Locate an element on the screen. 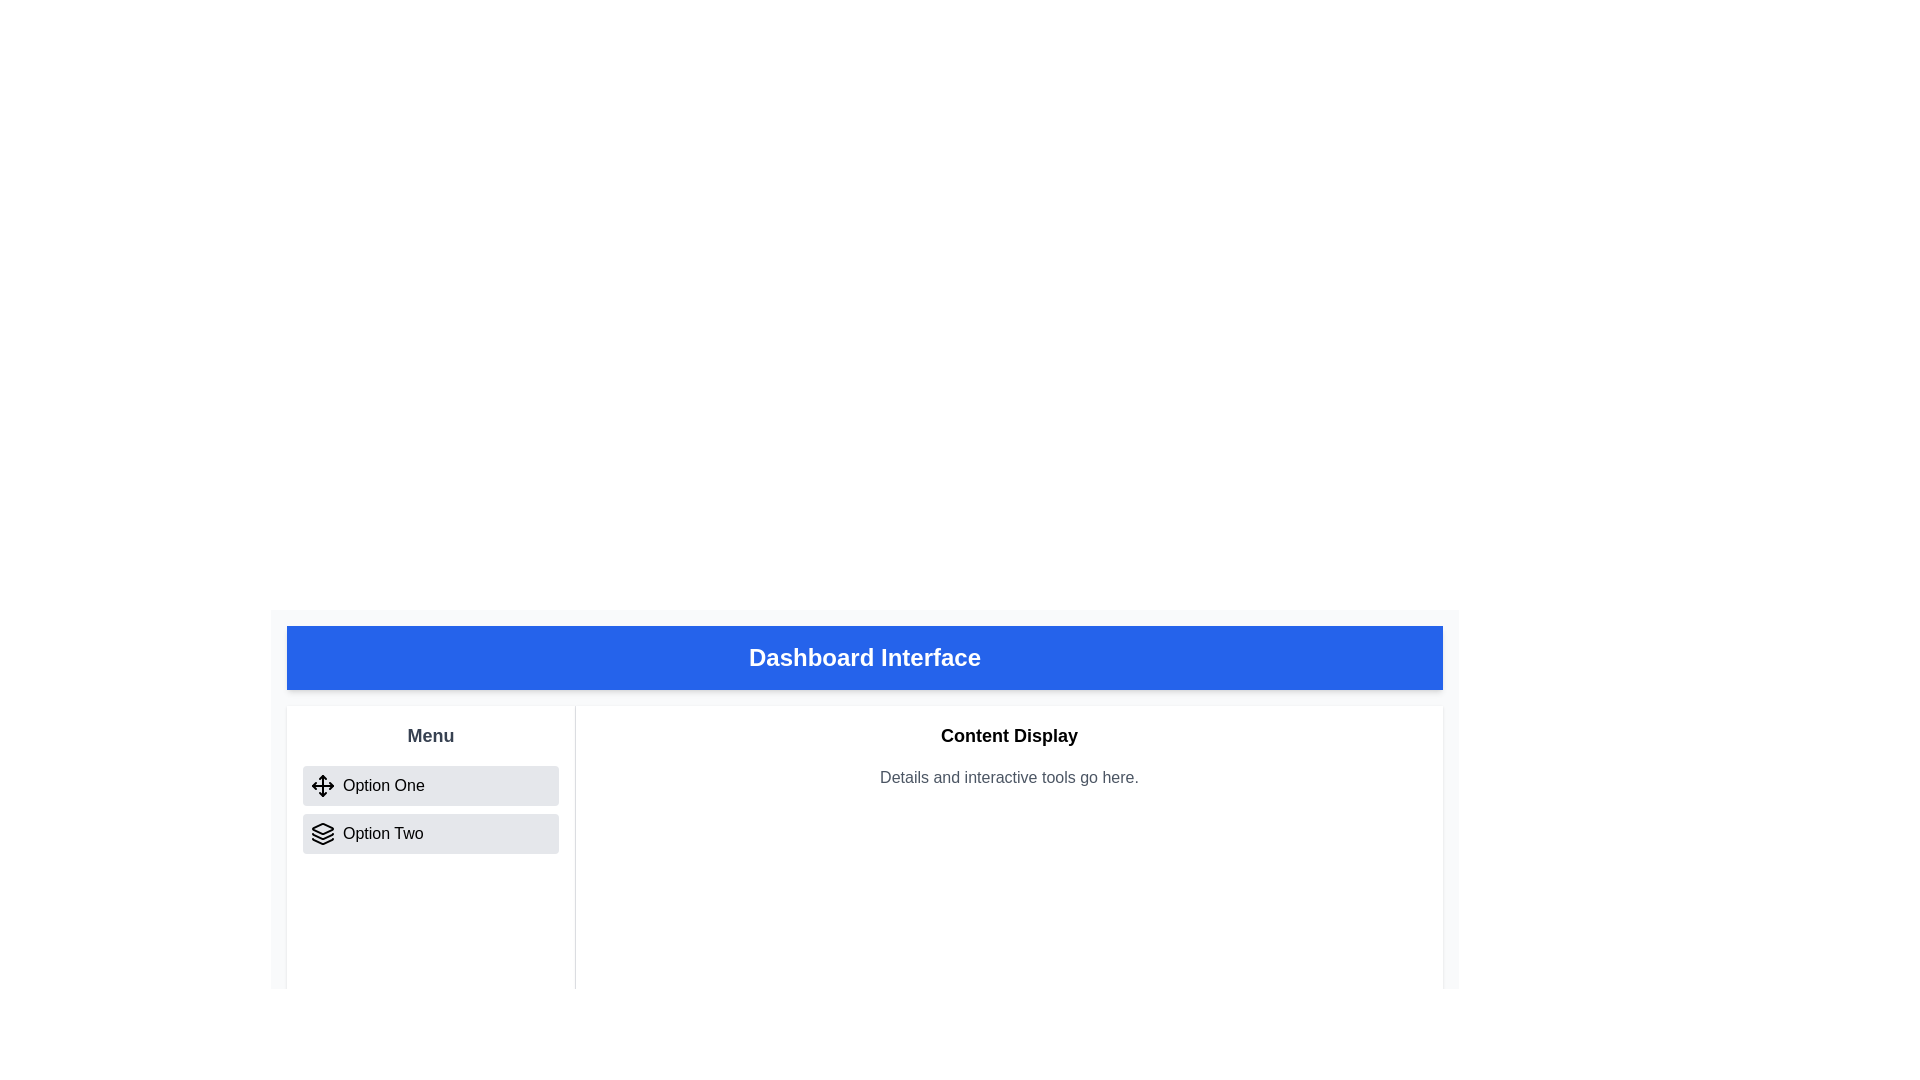 This screenshot has width=1920, height=1080. the second selectable option in the List Component located in the Menu section by clicking on it is located at coordinates (430, 810).